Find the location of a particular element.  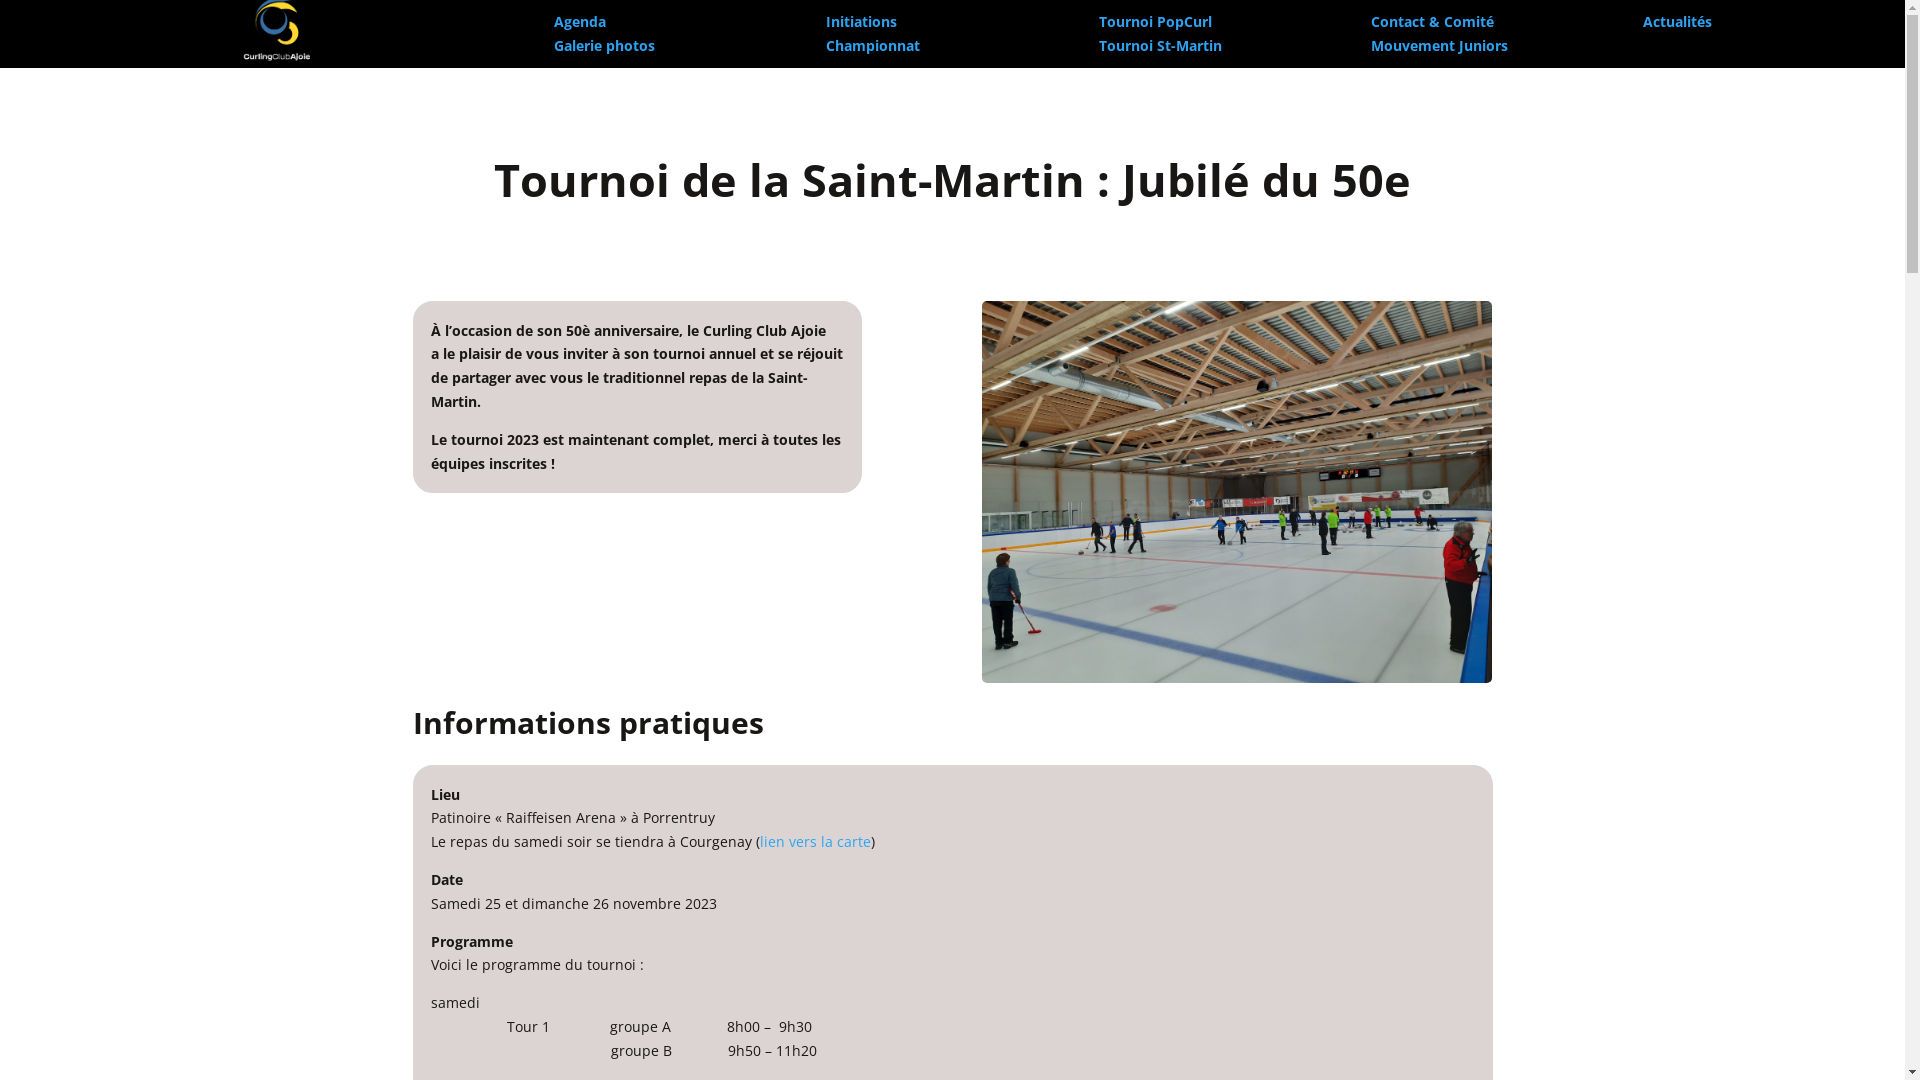

'Mouvement Juniors' is located at coordinates (1438, 45).